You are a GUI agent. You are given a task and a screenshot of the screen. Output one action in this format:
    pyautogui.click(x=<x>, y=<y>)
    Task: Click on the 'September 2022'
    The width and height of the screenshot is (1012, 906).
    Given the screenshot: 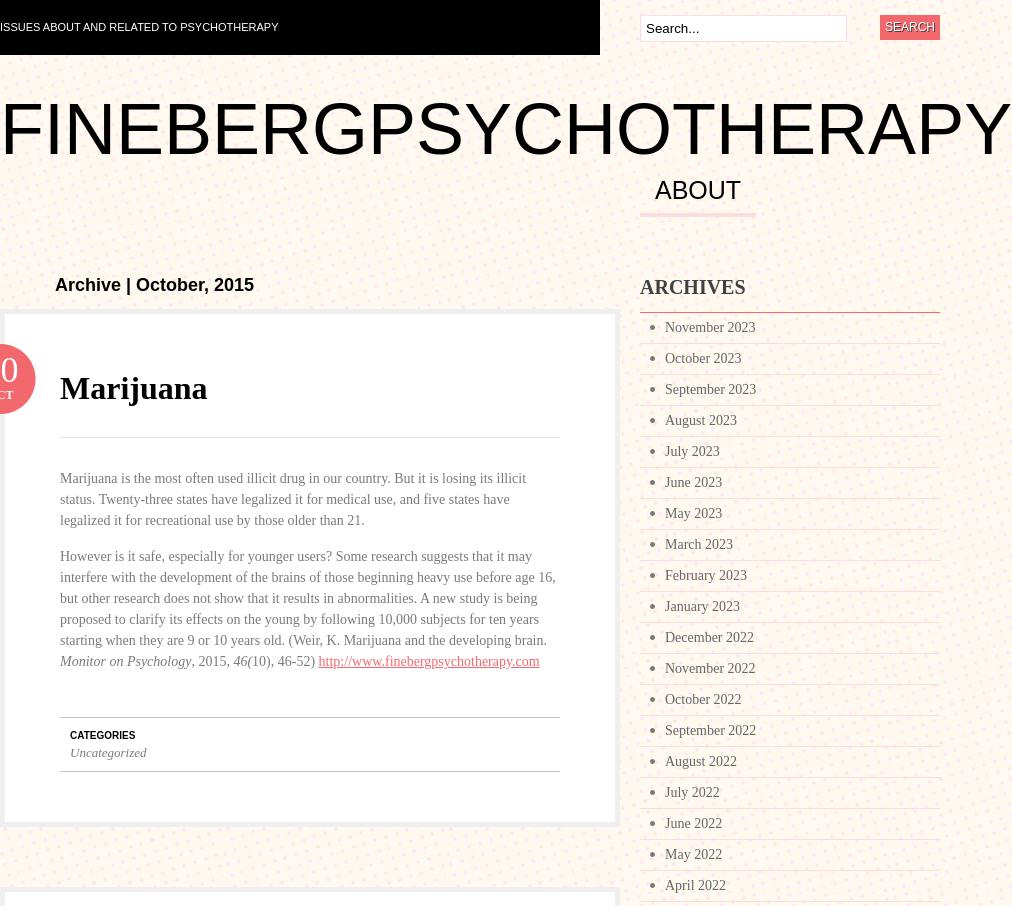 What is the action you would take?
    pyautogui.click(x=710, y=729)
    